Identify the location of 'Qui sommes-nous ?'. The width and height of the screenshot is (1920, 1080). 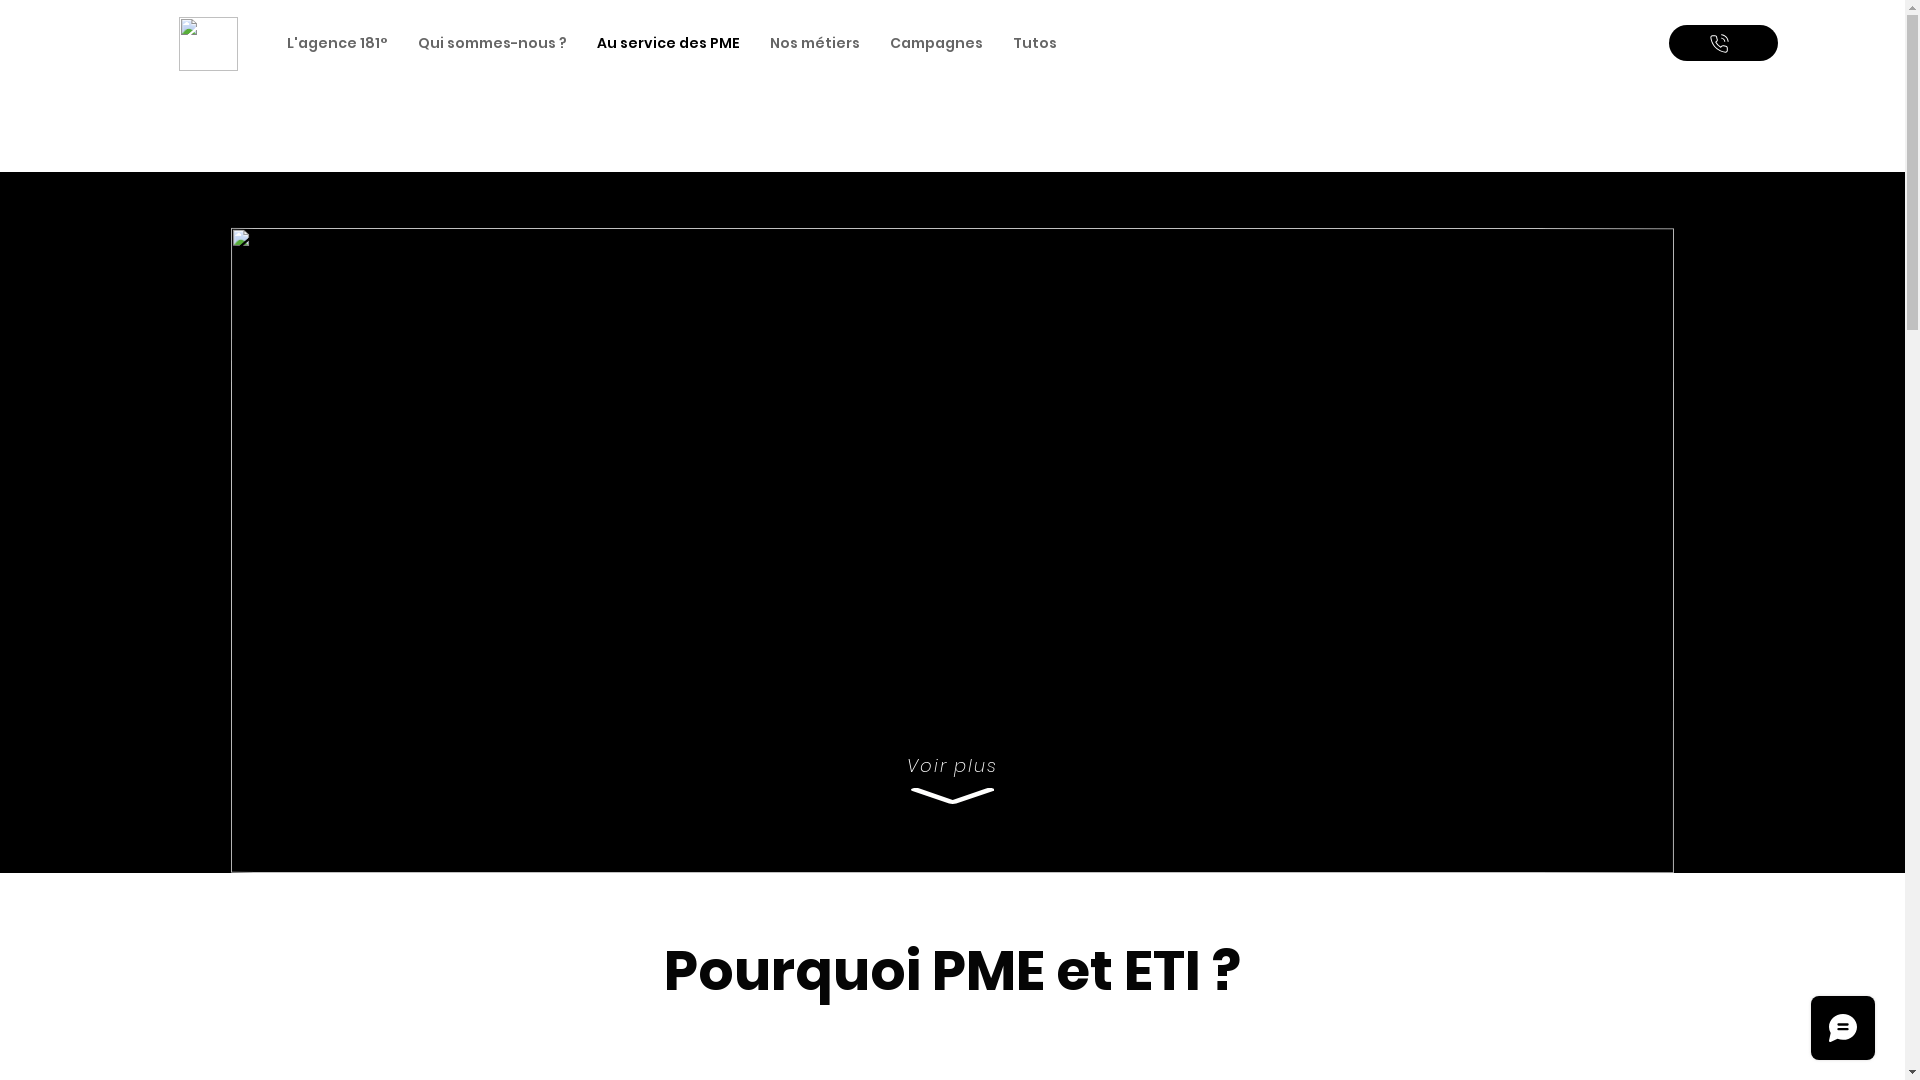
(492, 43).